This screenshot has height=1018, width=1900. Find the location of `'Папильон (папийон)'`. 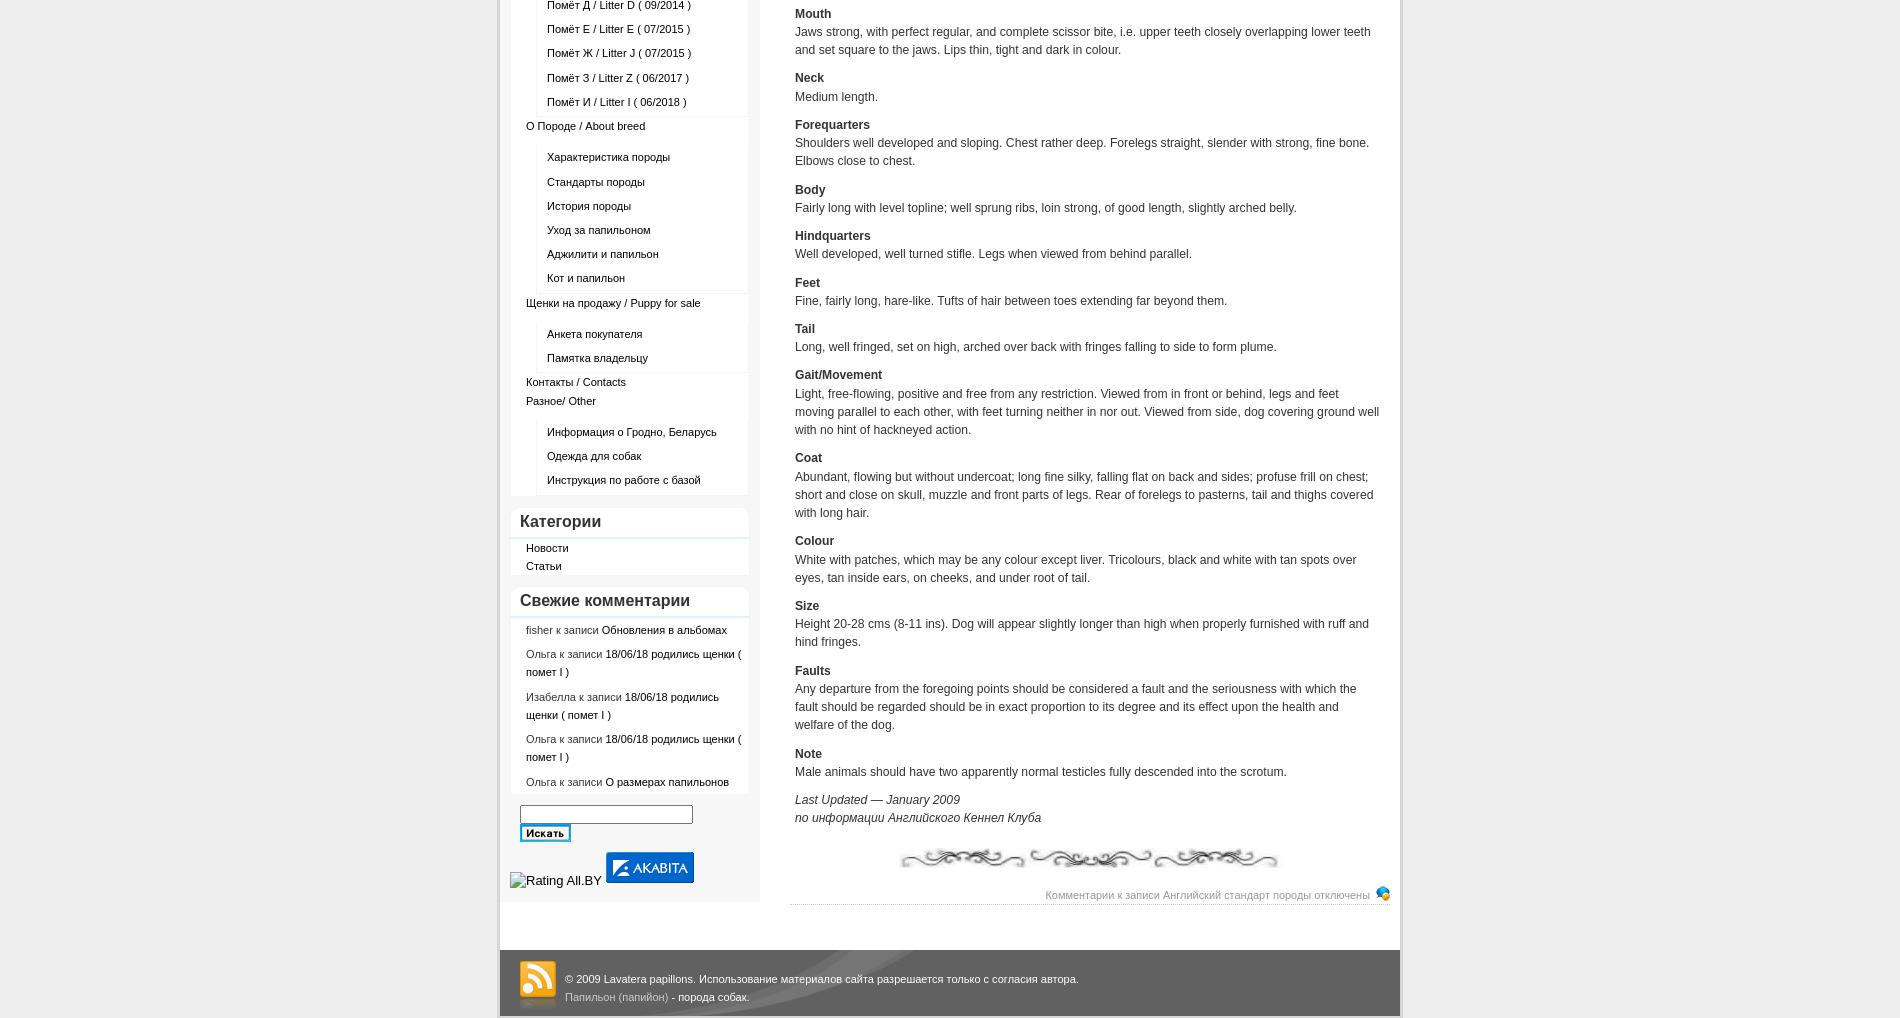

'Папильон (папийон)' is located at coordinates (565, 997).